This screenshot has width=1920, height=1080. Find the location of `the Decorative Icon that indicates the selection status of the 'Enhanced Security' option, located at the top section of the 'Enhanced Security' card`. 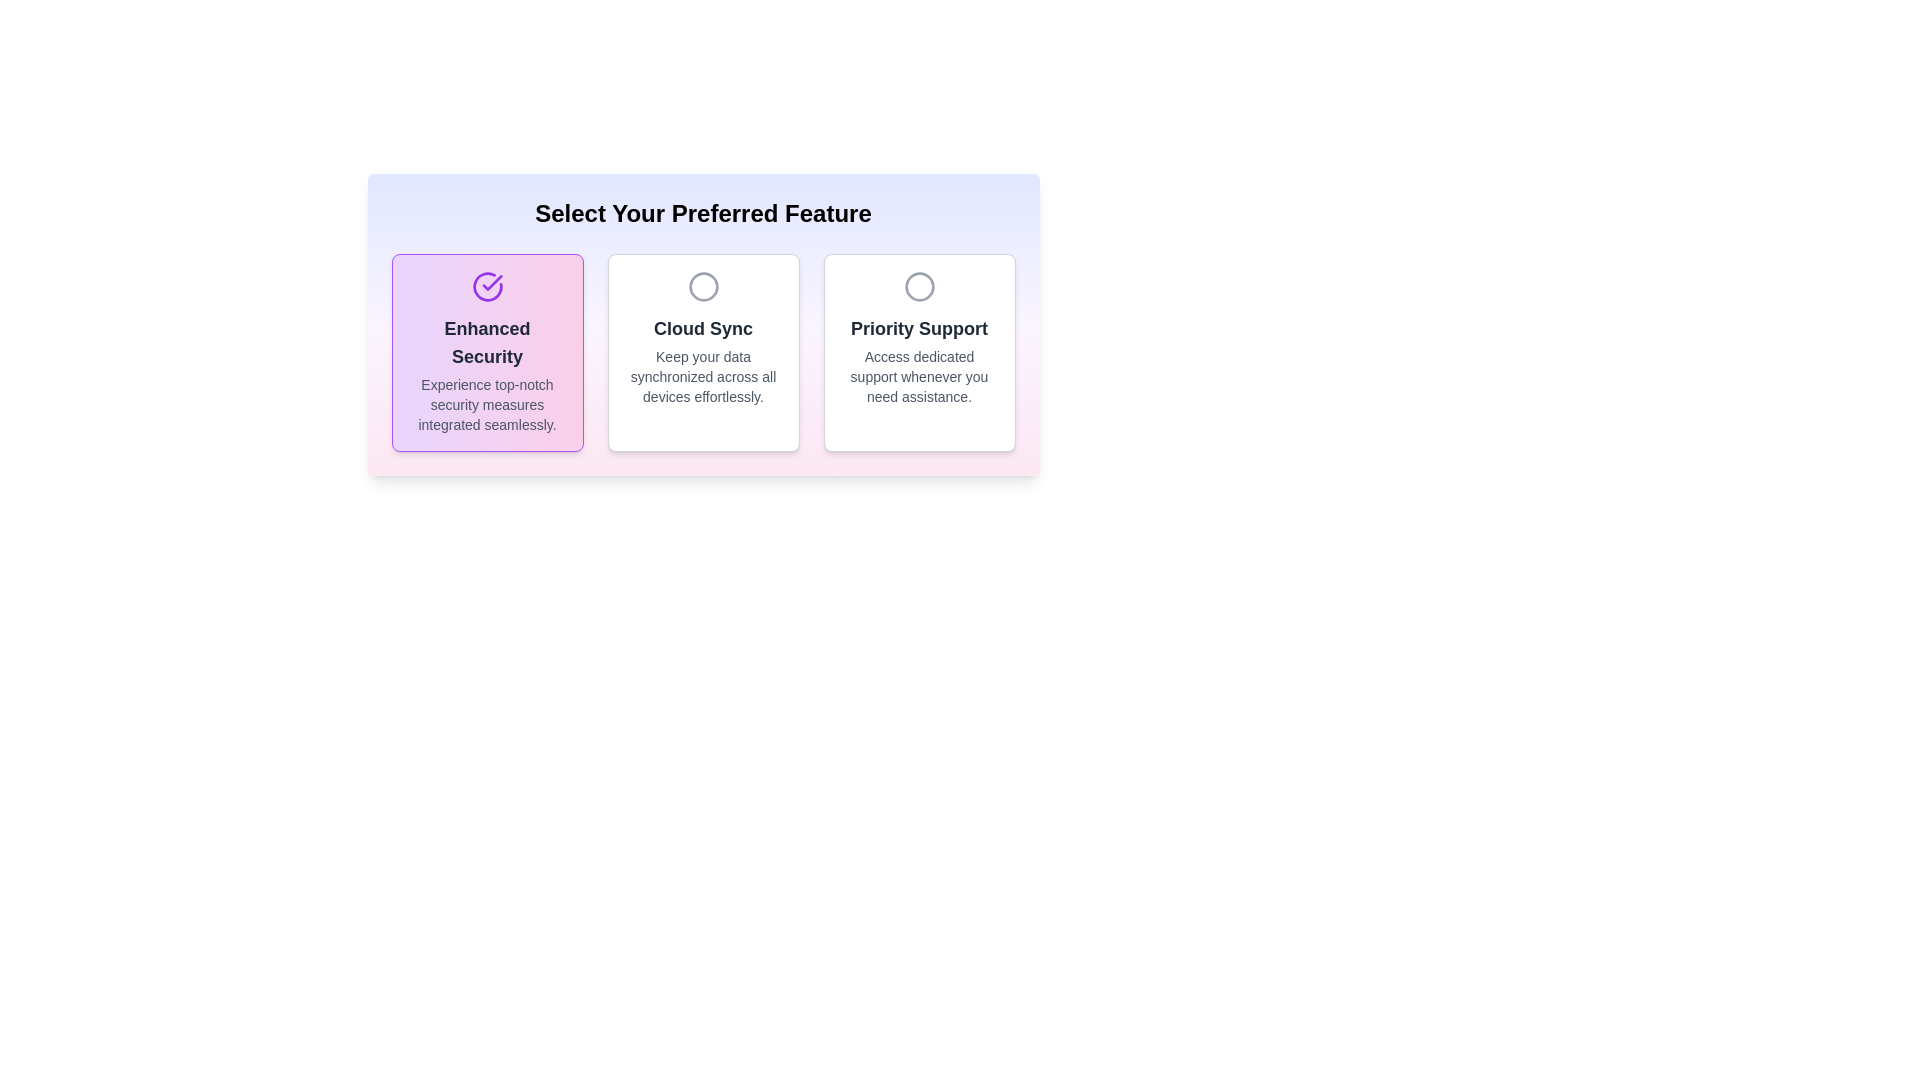

the Decorative Icon that indicates the selection status of the 'Enhanced Security' option, located at the top section of the 'Enhanced Security' card is located at coordinates (492, 282).